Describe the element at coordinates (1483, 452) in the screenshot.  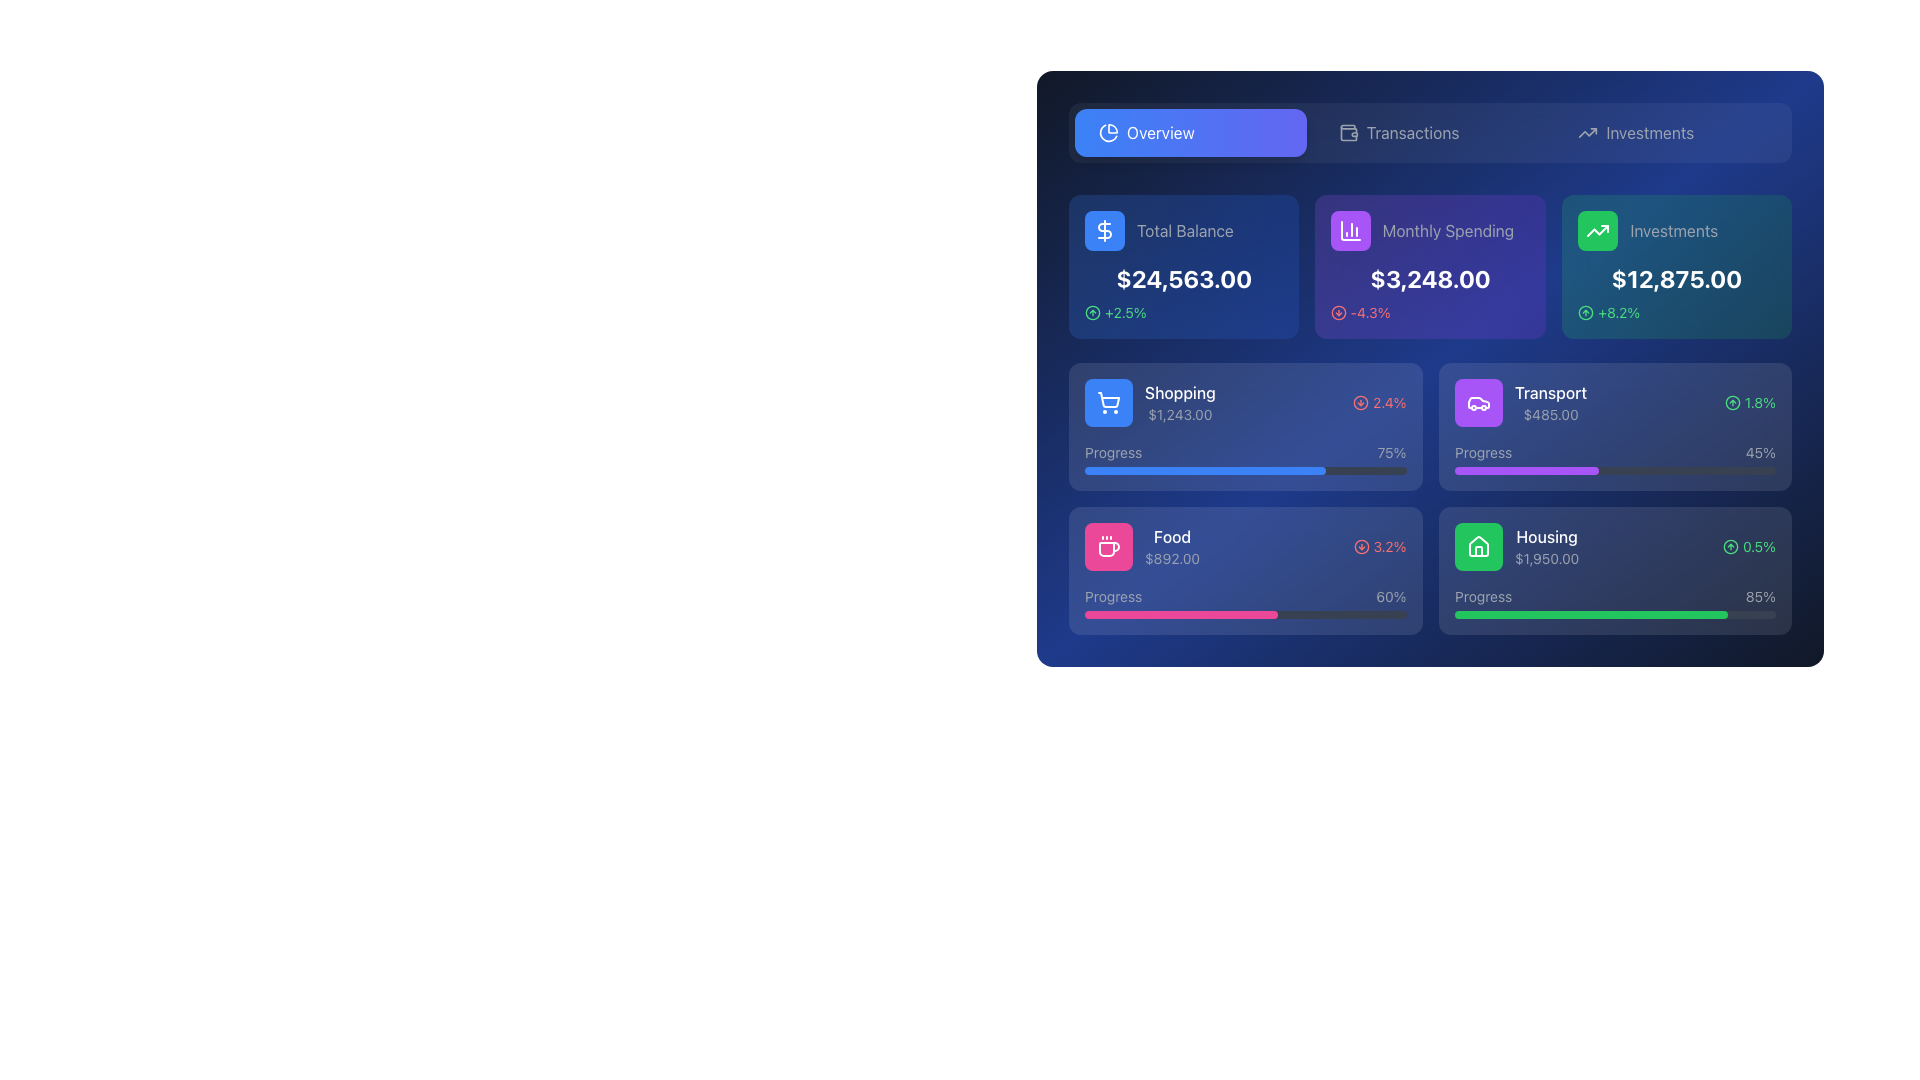
I see `the Text label that indicates the purpose of the associated progress bar, located within the purple-tinted card labeled 'Transport' in the second row` at that location.